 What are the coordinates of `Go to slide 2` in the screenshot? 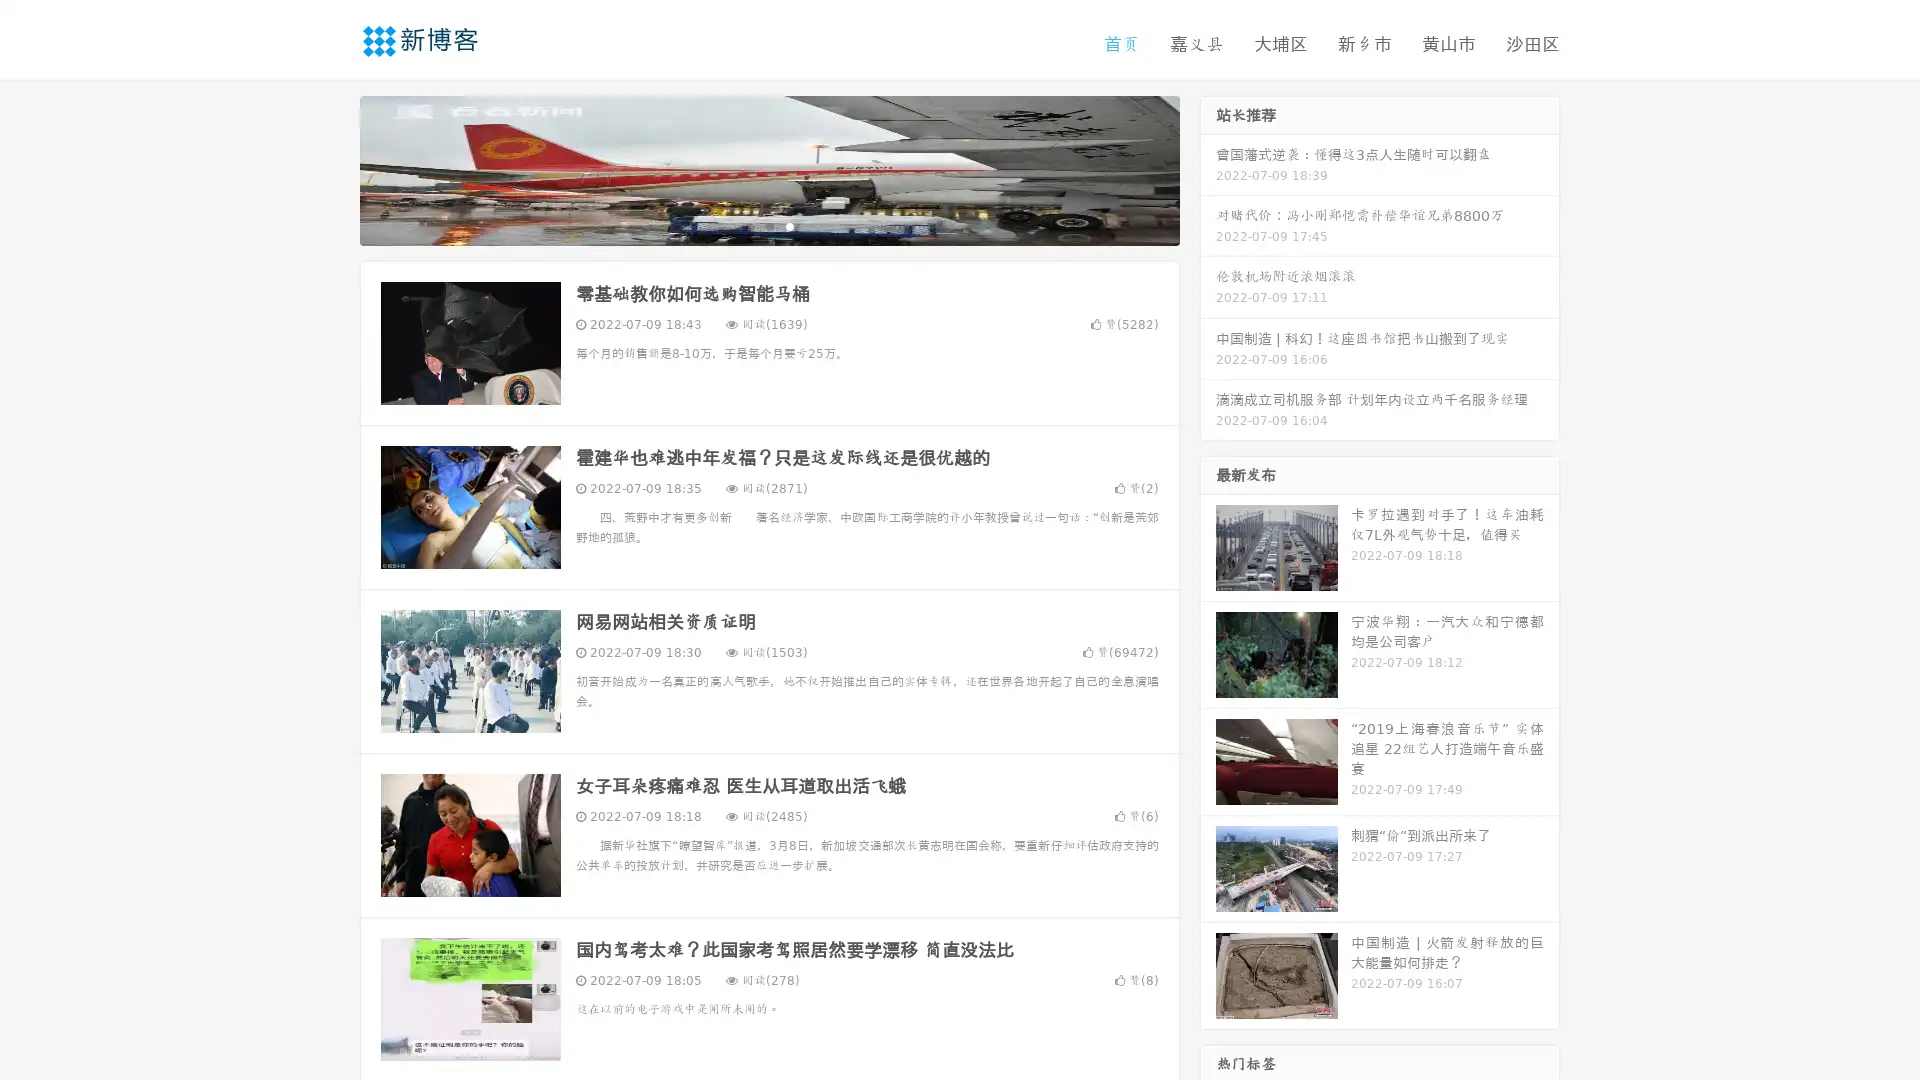 It's located at (768, 225).